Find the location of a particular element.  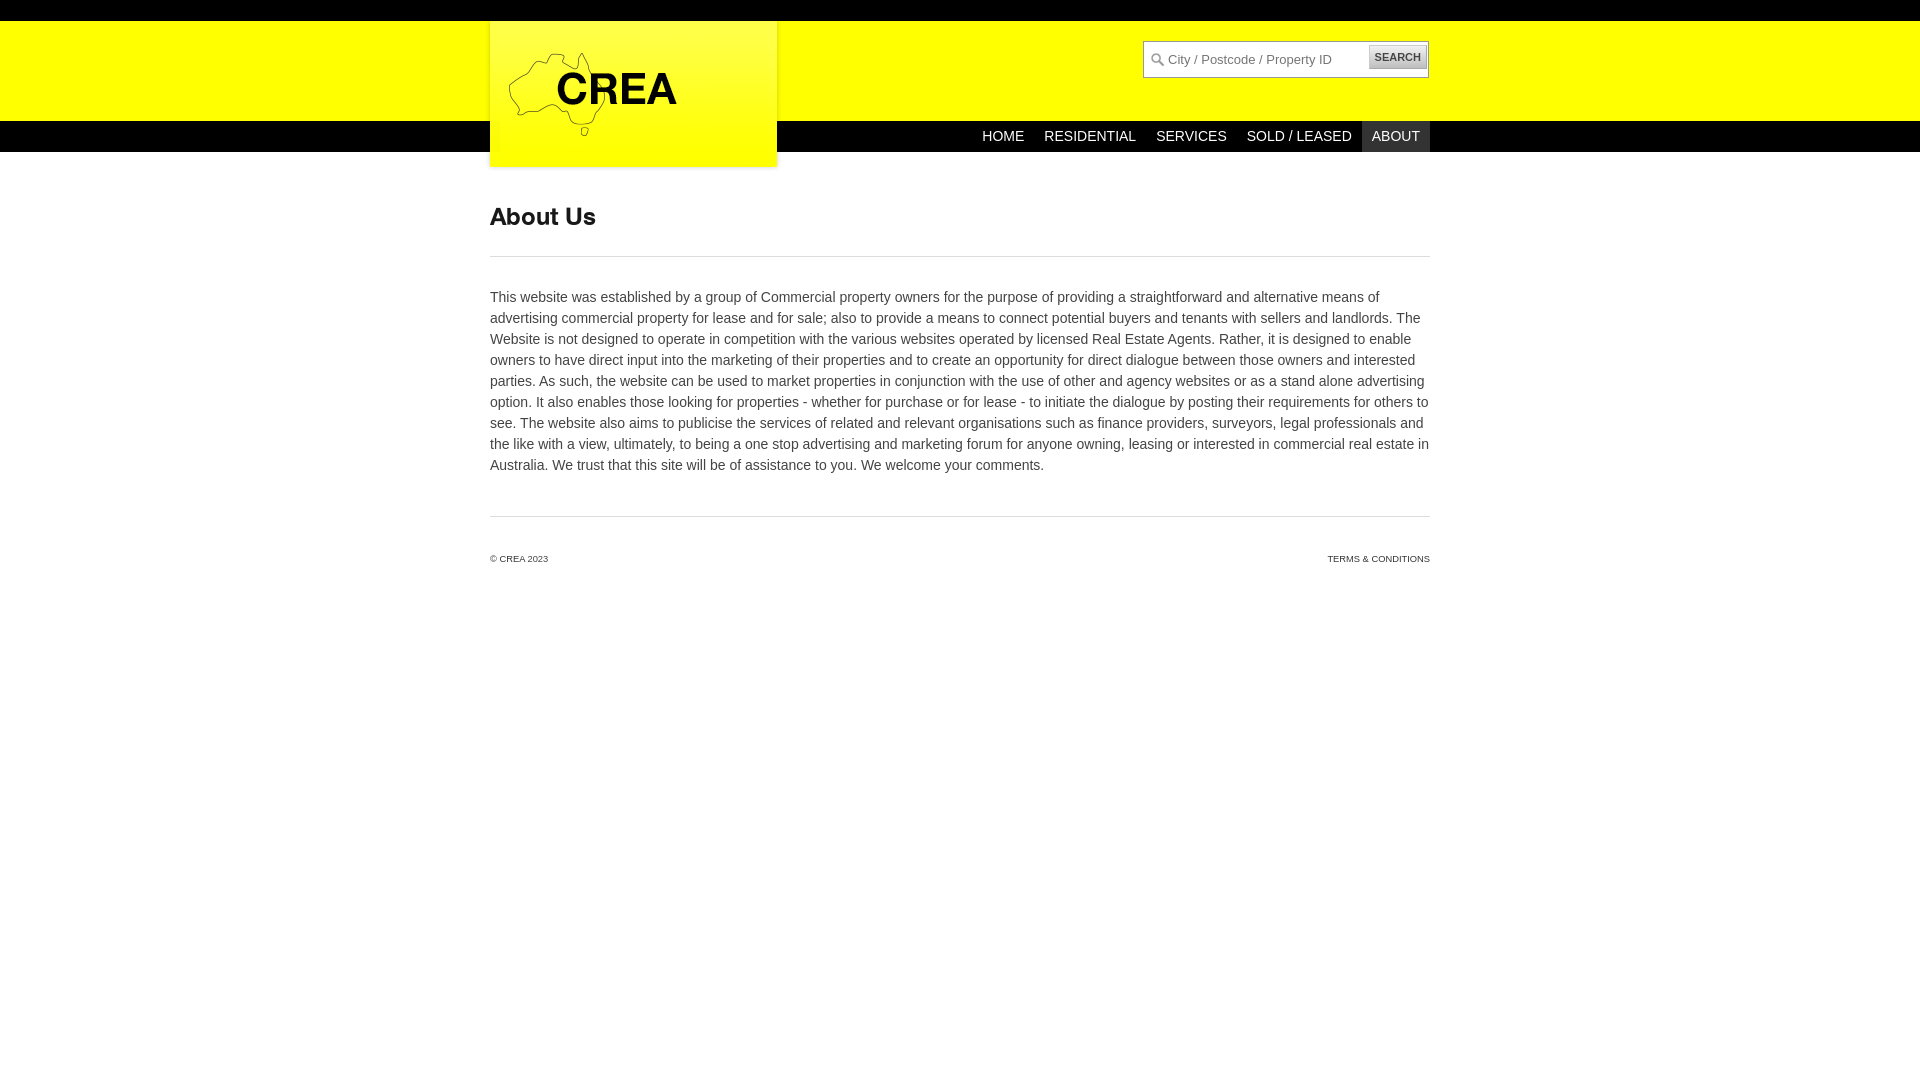

'SEARCH' is located at coordinates (1396, 56).